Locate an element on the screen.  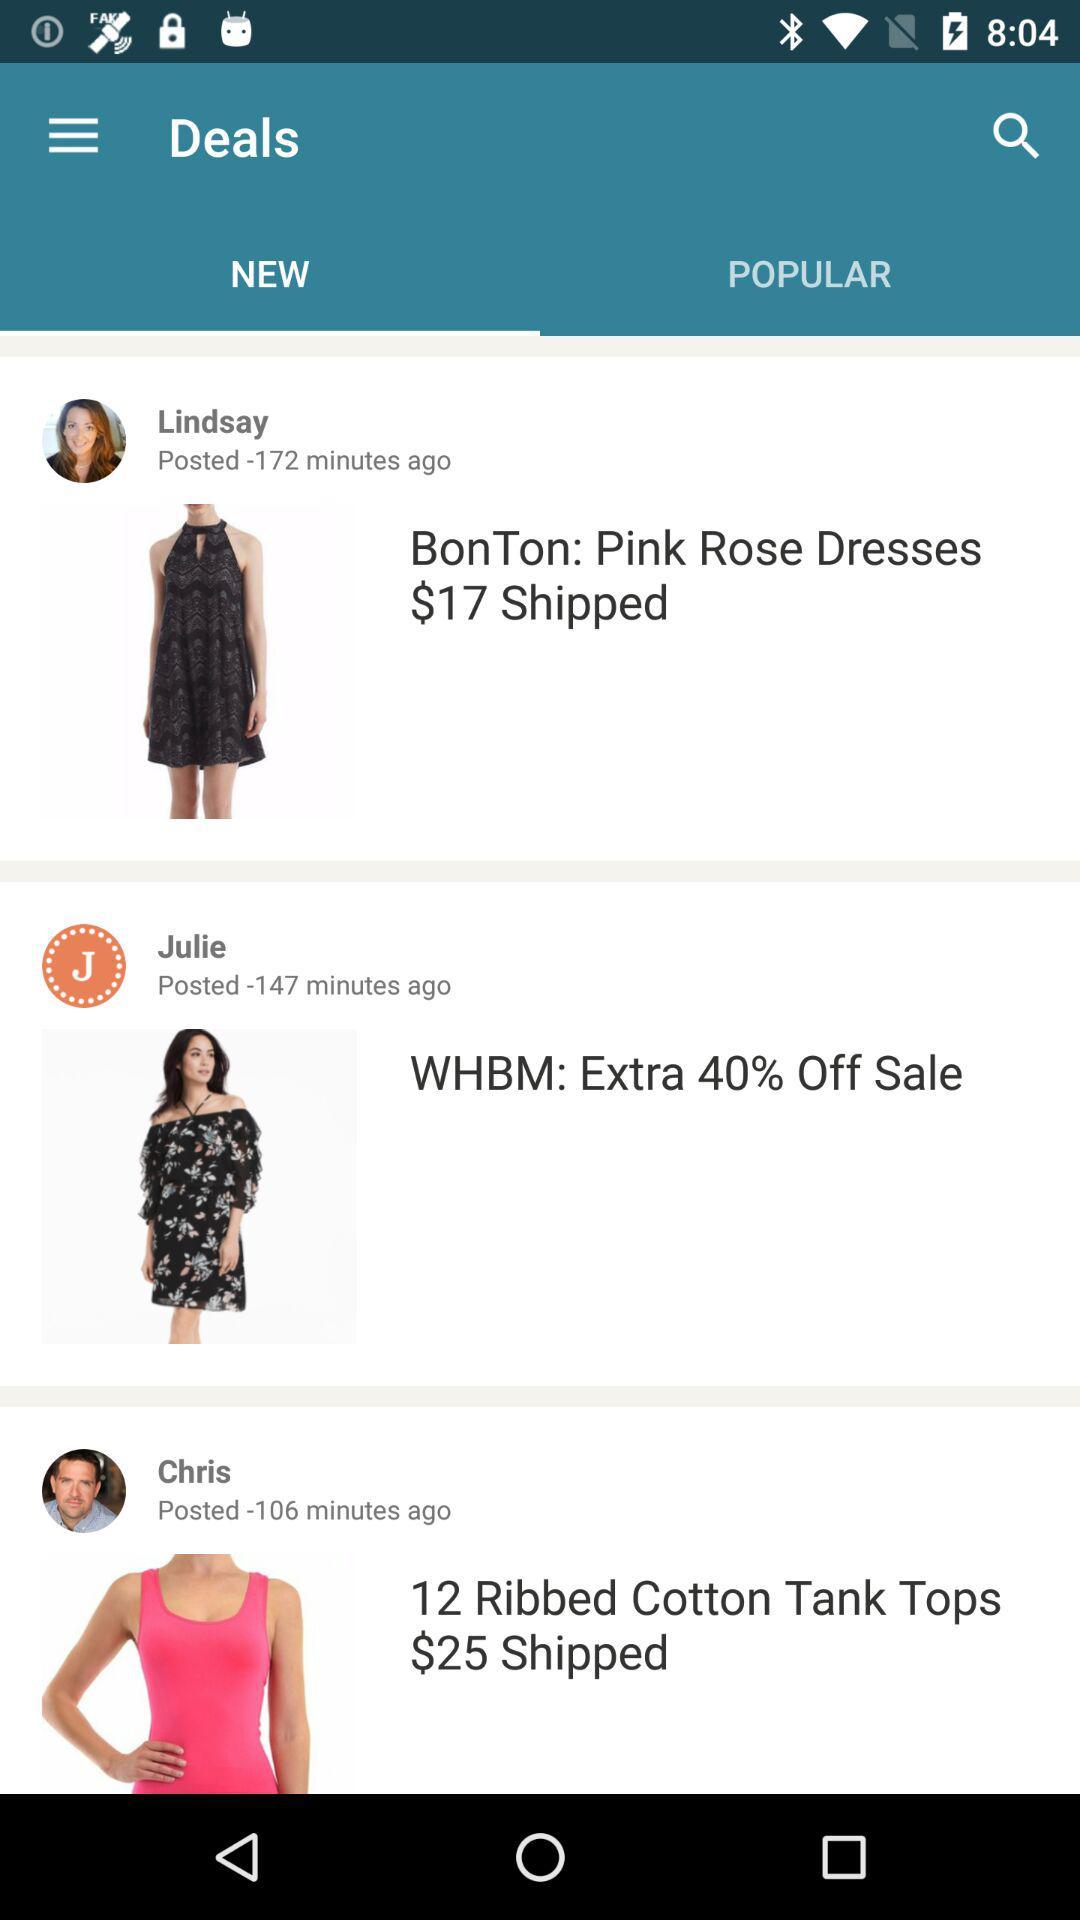
the 1st image is located at coordinates (83, 440).